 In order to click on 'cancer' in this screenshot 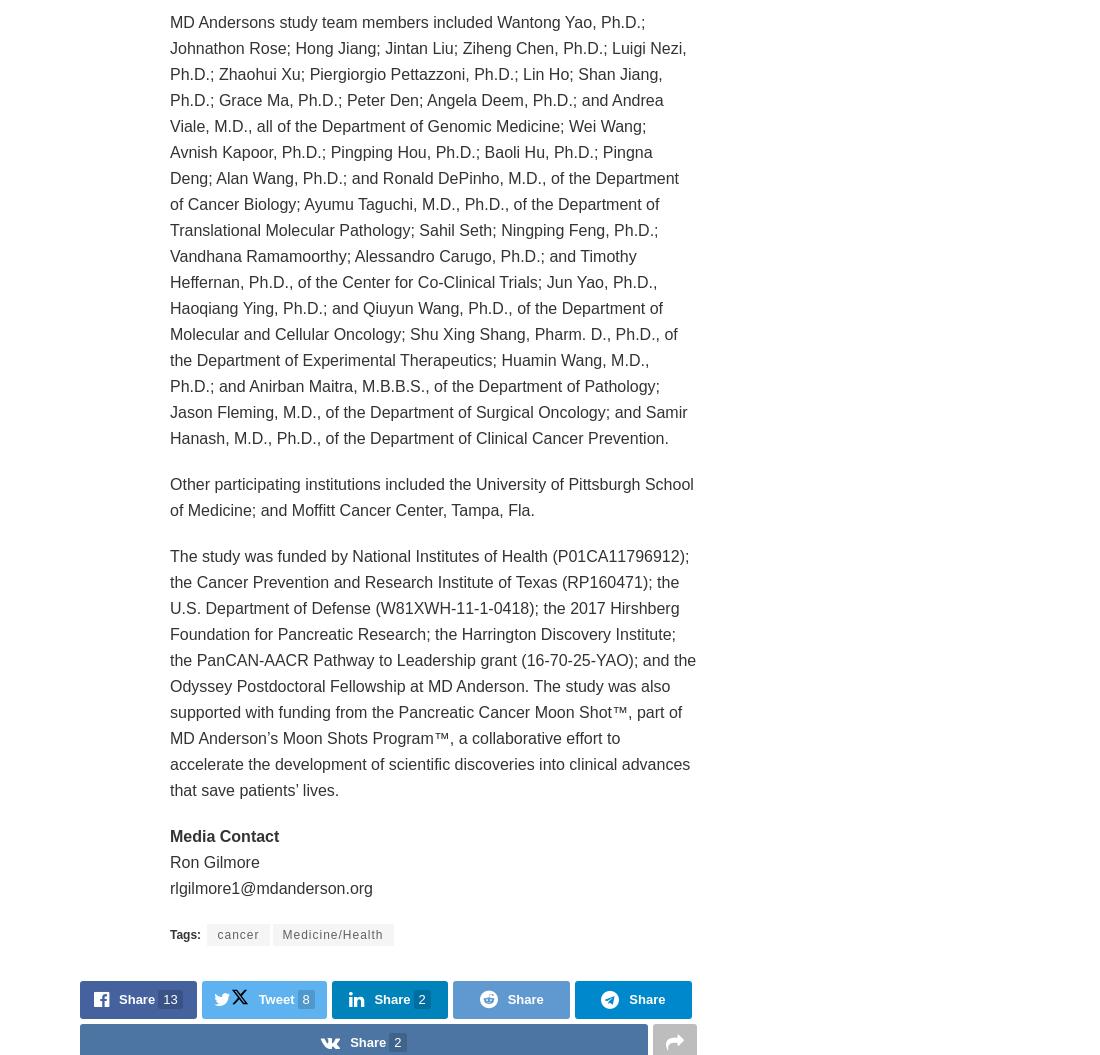, I will do `click(238, 932)`.